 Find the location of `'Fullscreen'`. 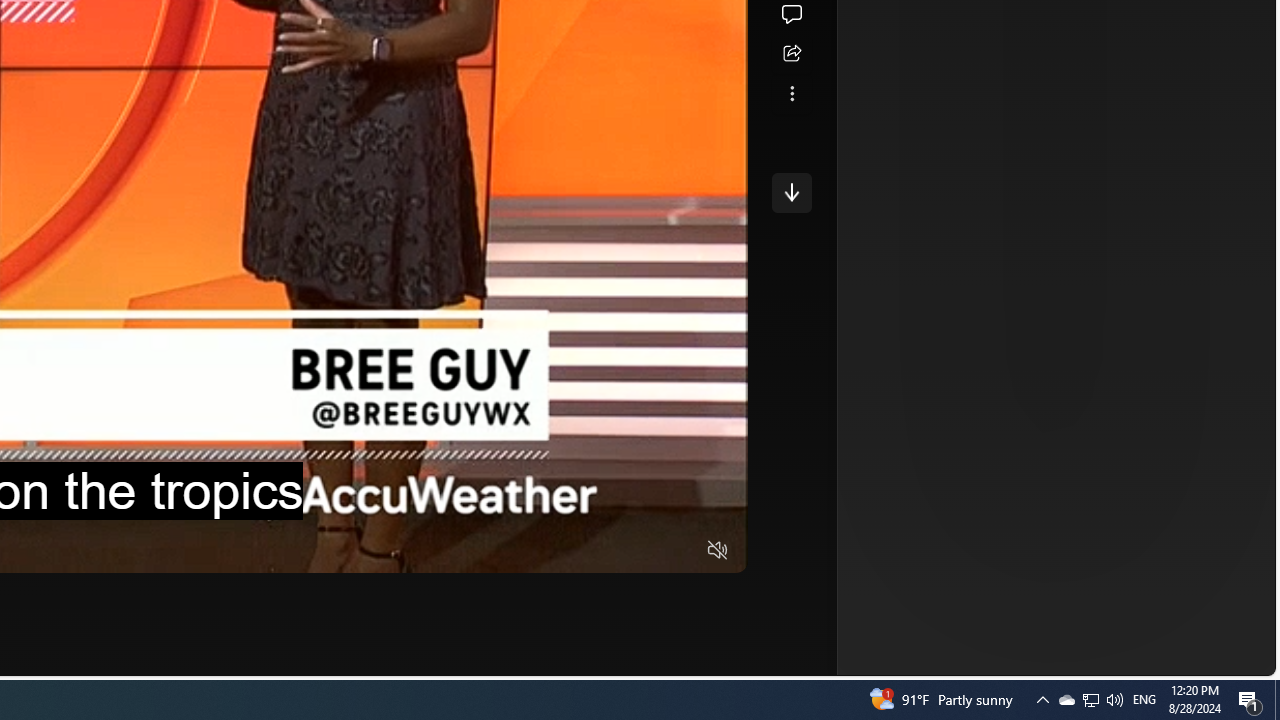

'Fullscreen' is located at coordinates (680, 550).